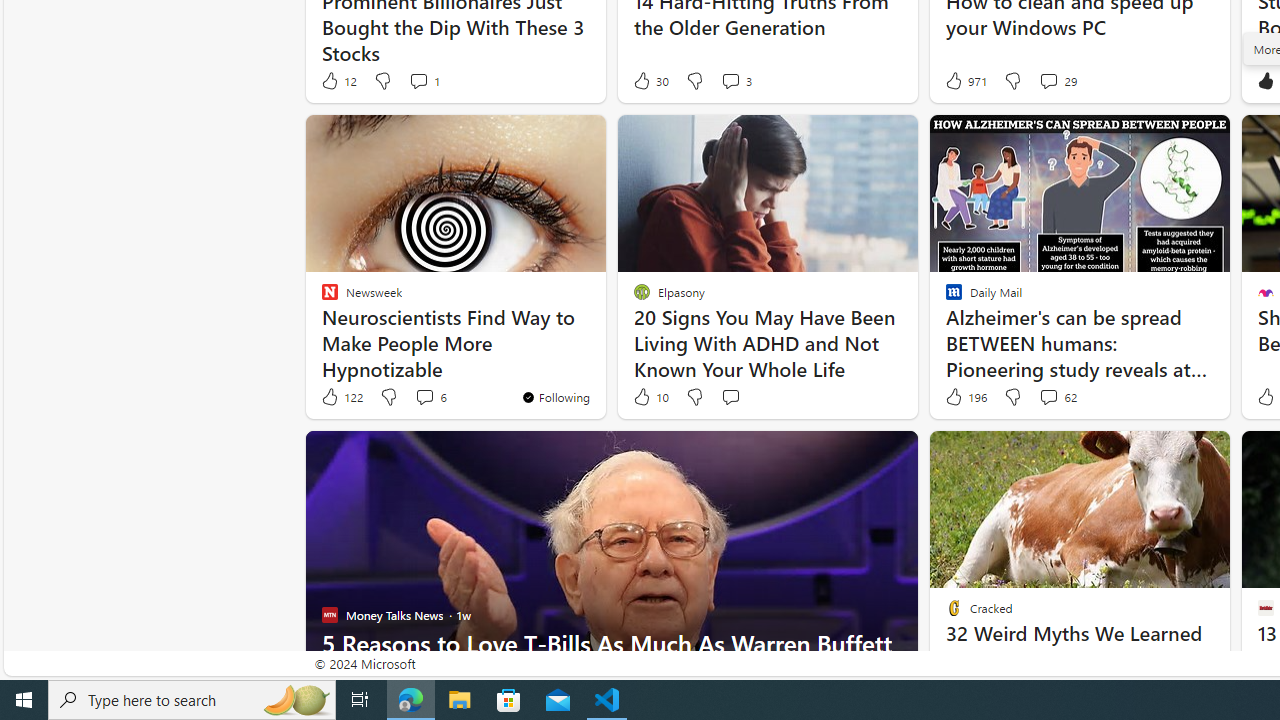  Describe the element at coordinates (650, 397) in the screenshot. I see `'10 Like'` at that location.